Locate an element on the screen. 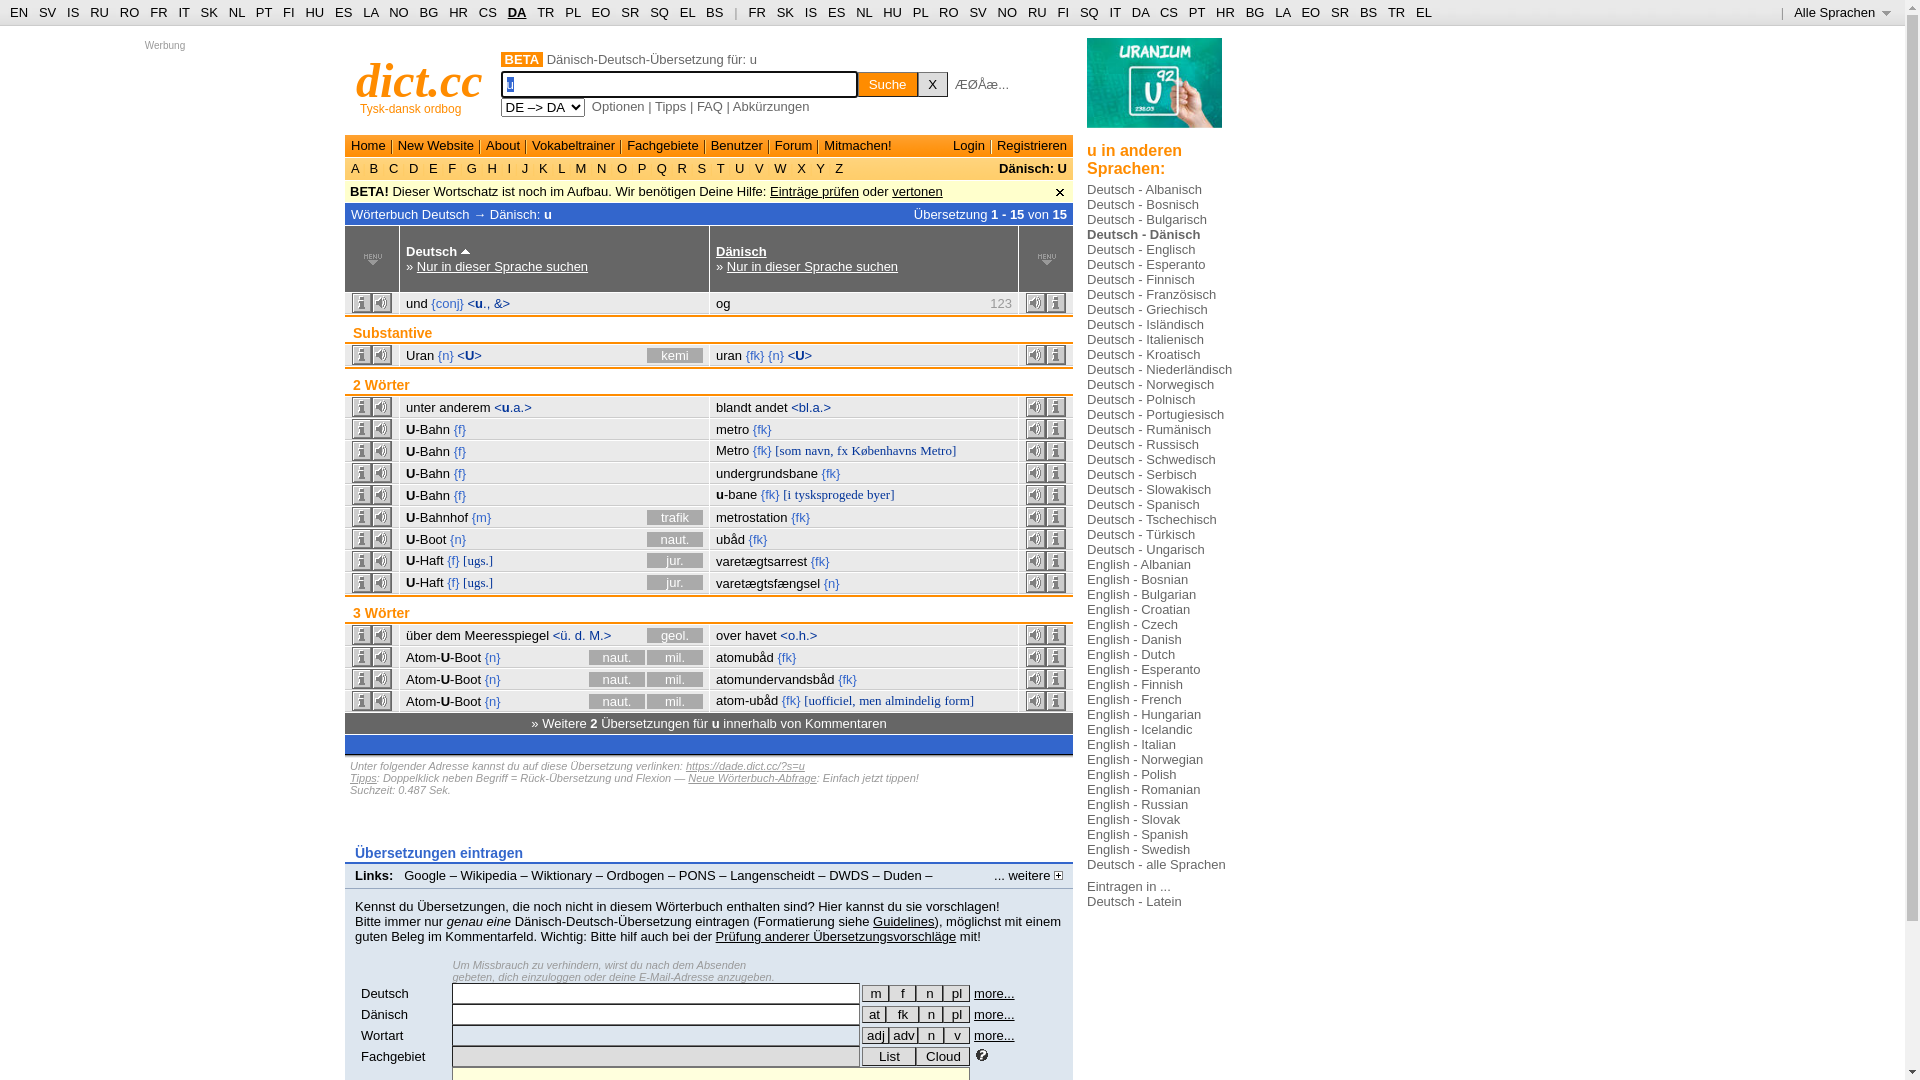 Image resolution: width=1920 pixels, height=1080 pixels. 'English - Croatian' is located at coordinates (1085, 608).